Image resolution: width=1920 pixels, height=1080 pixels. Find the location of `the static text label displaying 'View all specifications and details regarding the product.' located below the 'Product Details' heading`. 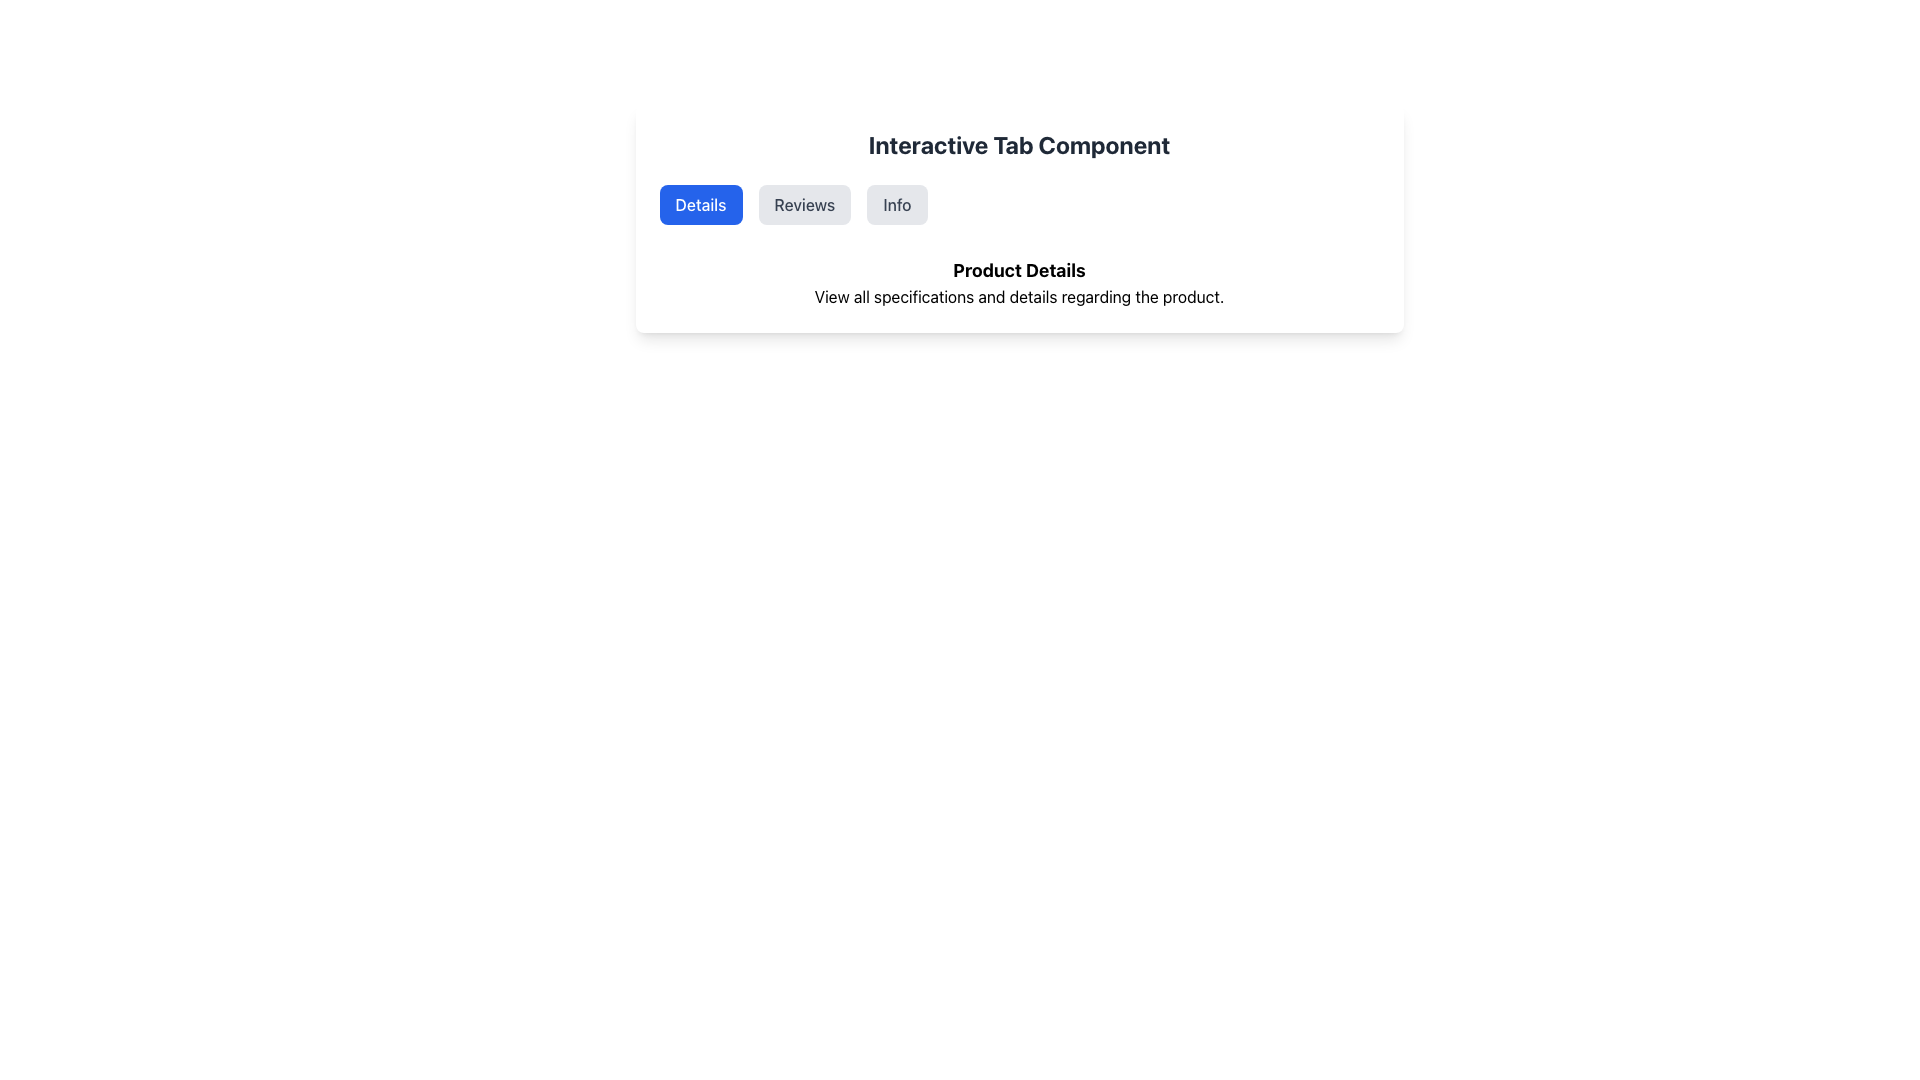

the static text label displaying 'View all specifications and details regarding the product.' located below the 'Product Details' heading is located at coordinates (1019, 297).